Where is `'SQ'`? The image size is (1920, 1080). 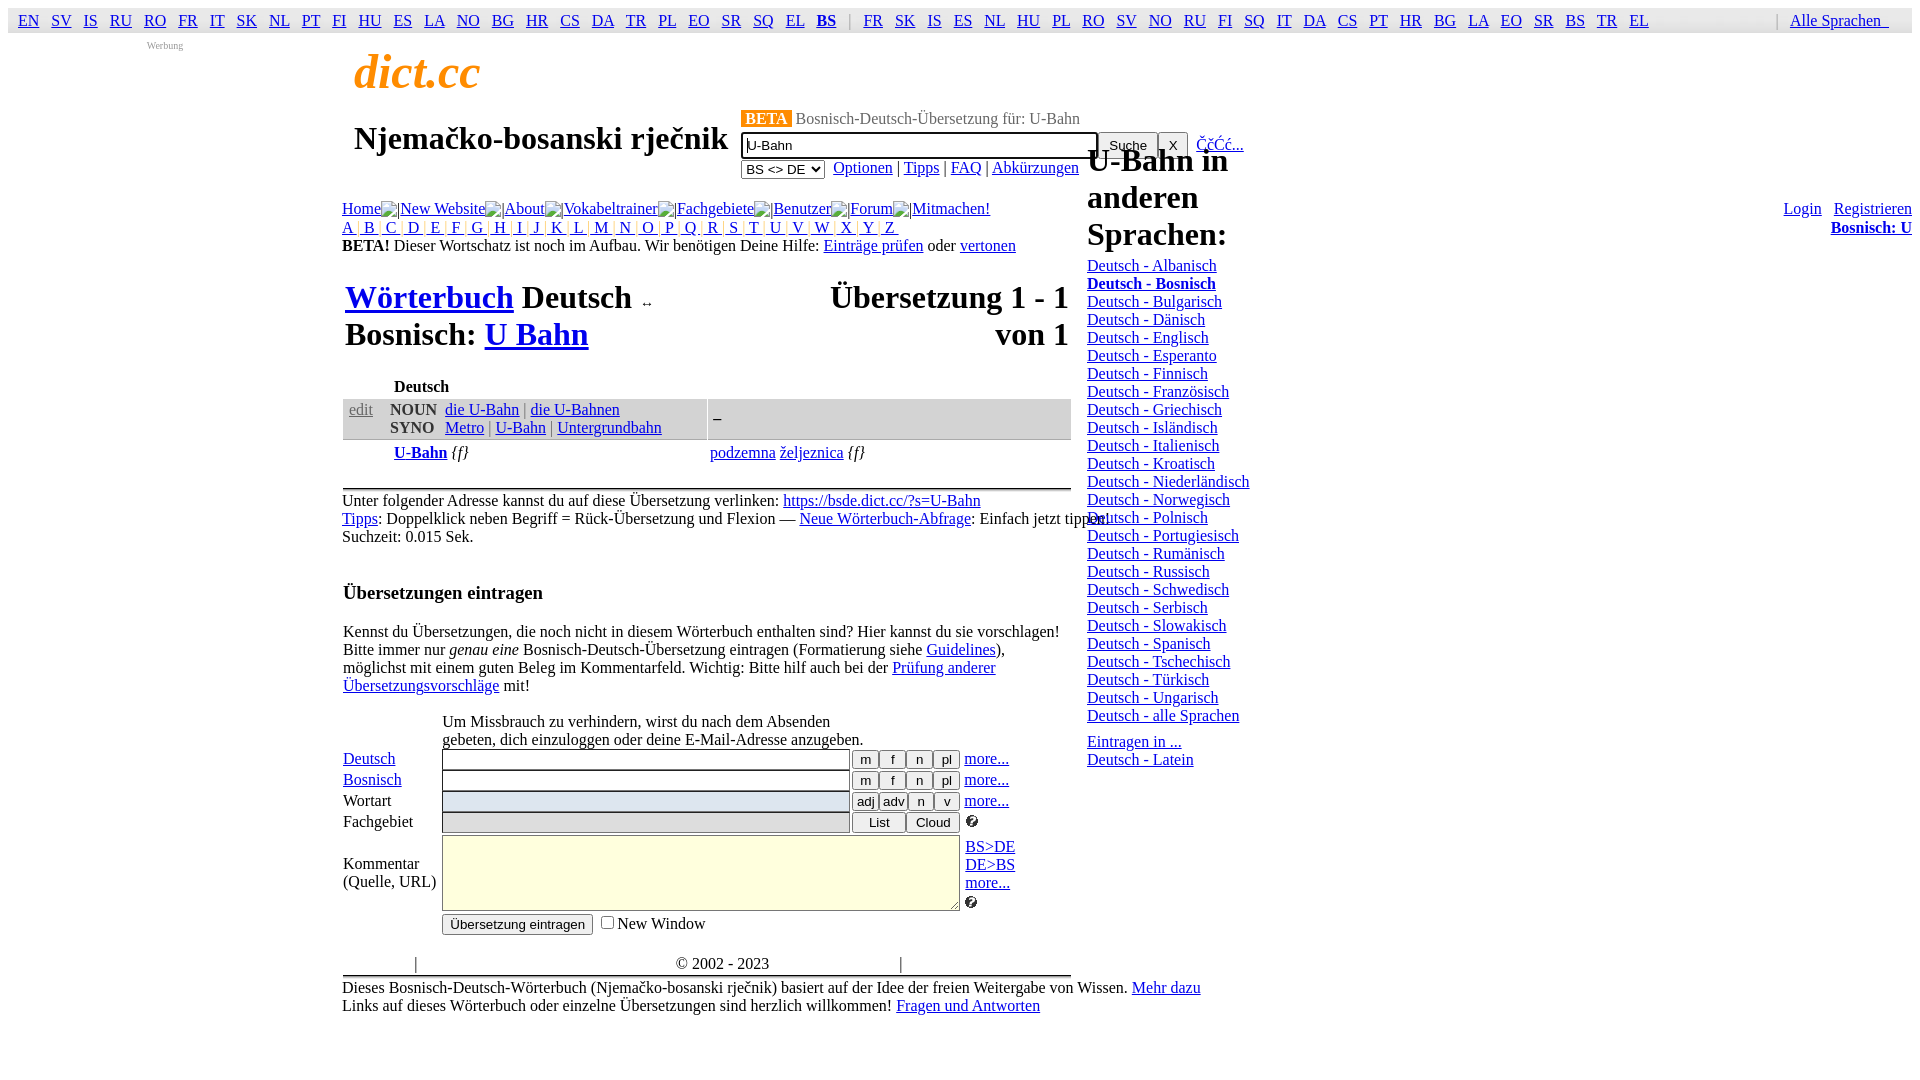
'SQ' is located at coordinates (752, 20).